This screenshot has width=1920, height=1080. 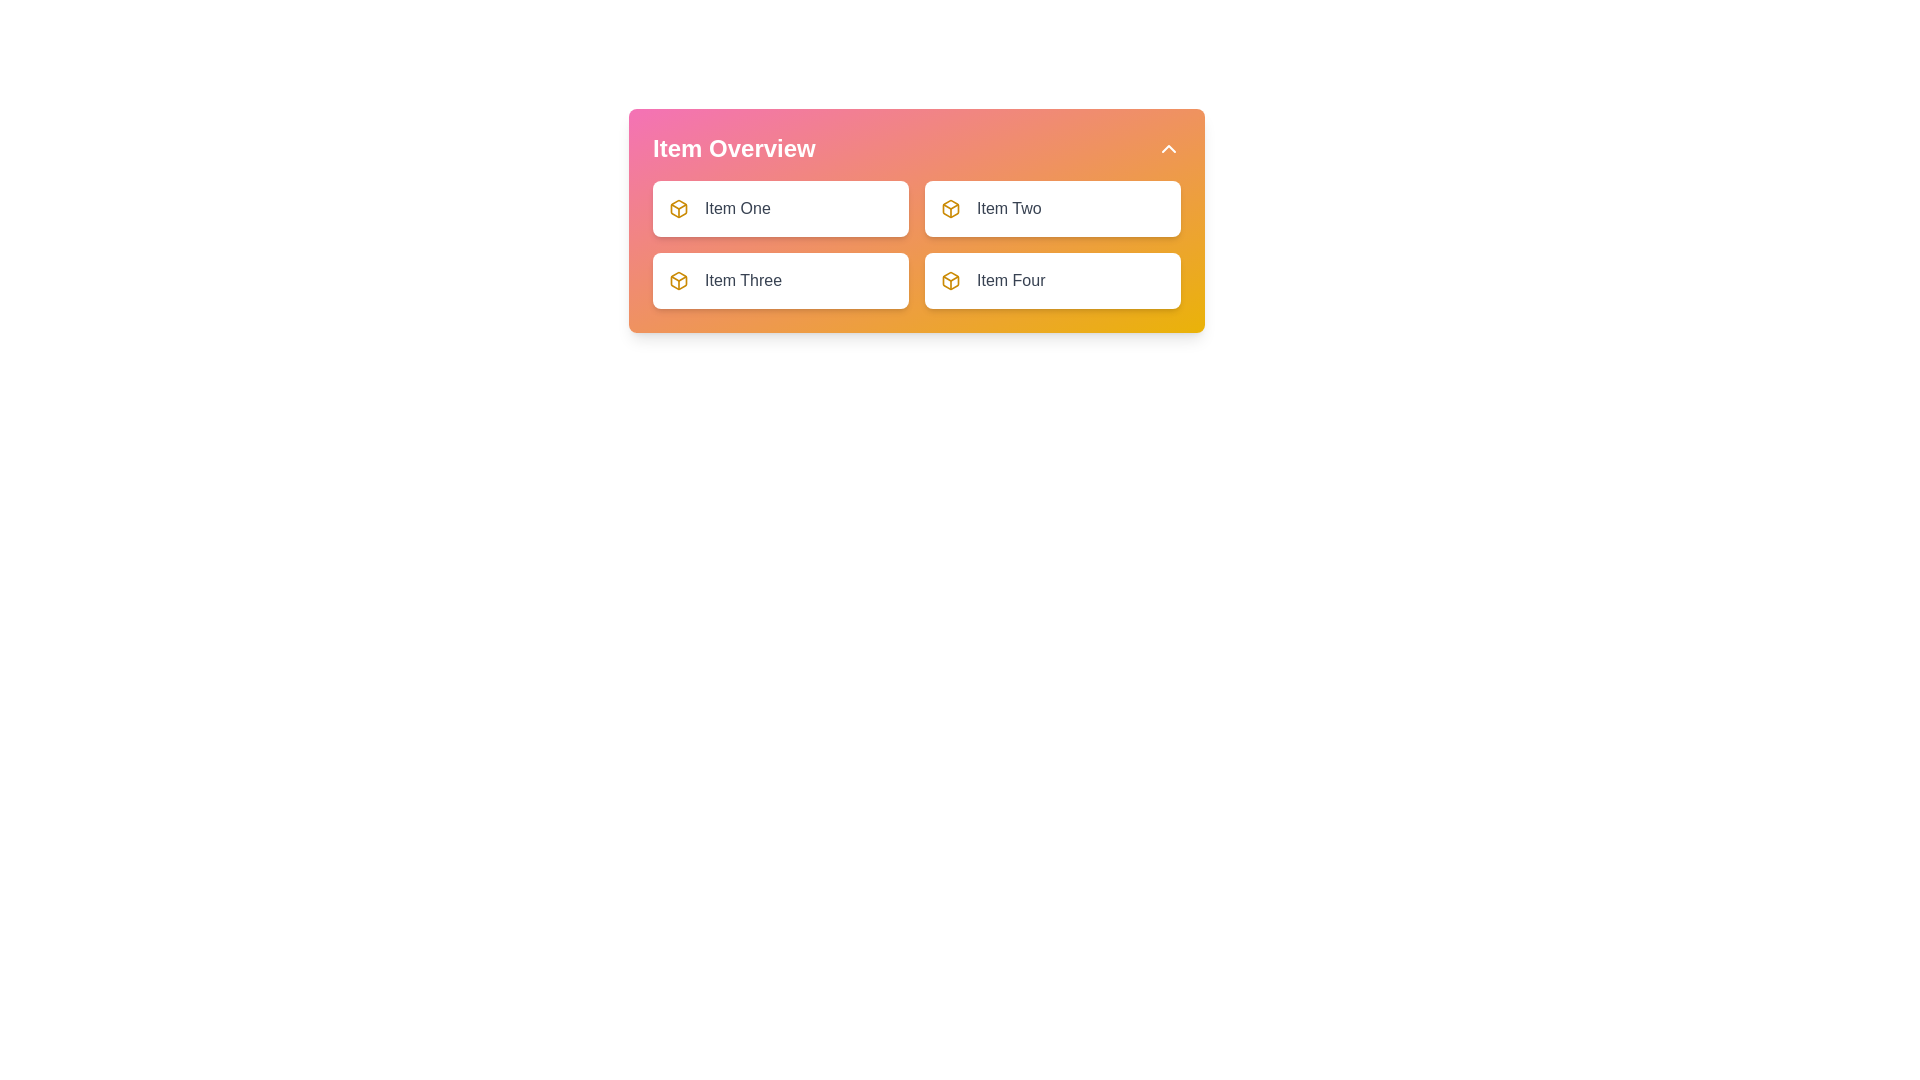 What do you see at coordinates (949, 208) in the screenshot?
I see `the yellow cube-shaped icon with a hollow outlined appearance located within the 'Item Two' button in the grid layout of the 'Item Overview' section` at bounding box center [949, 208].